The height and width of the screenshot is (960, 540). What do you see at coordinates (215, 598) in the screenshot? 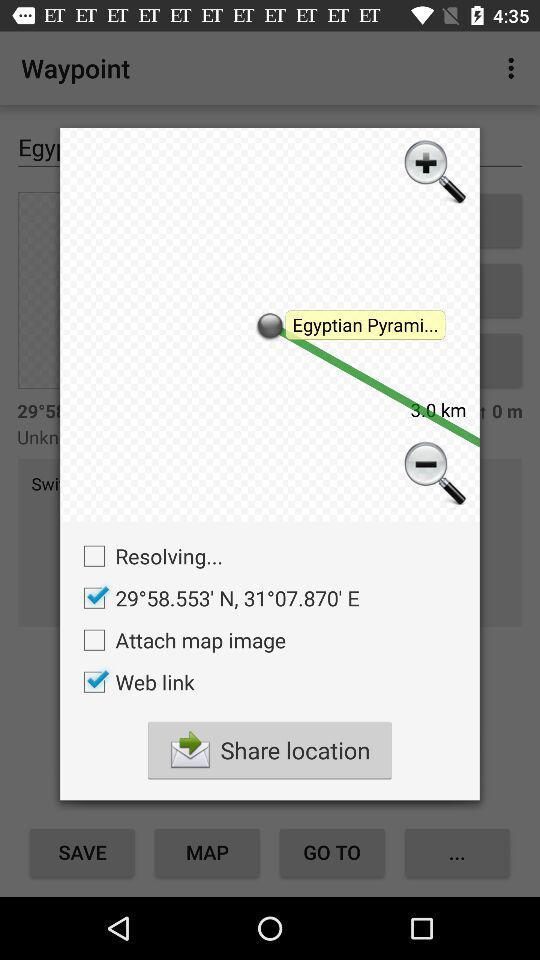
I see `the 29 58 553 item` at bounding box center [215, 598].